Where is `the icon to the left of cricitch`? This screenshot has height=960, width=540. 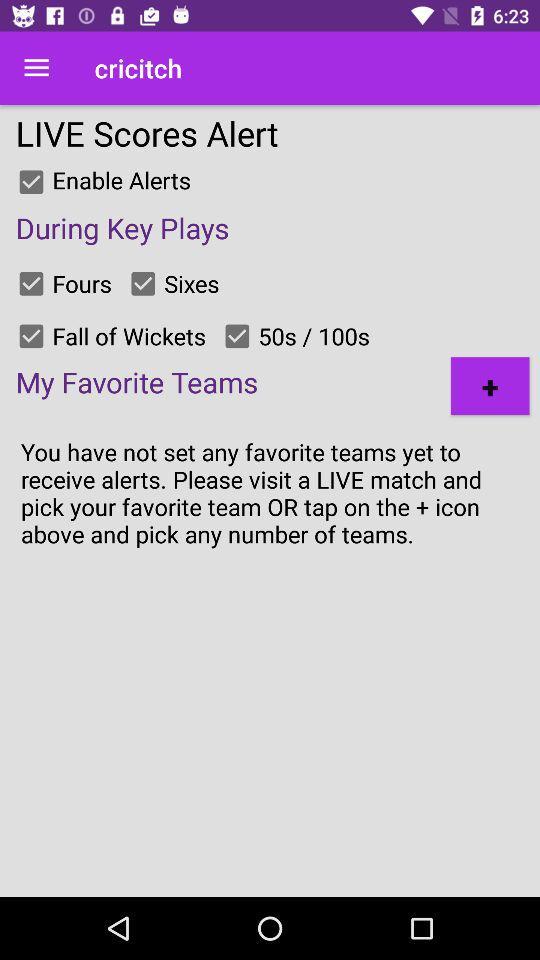 the icon to the left of cricitch is located at coordinates (36, 68).